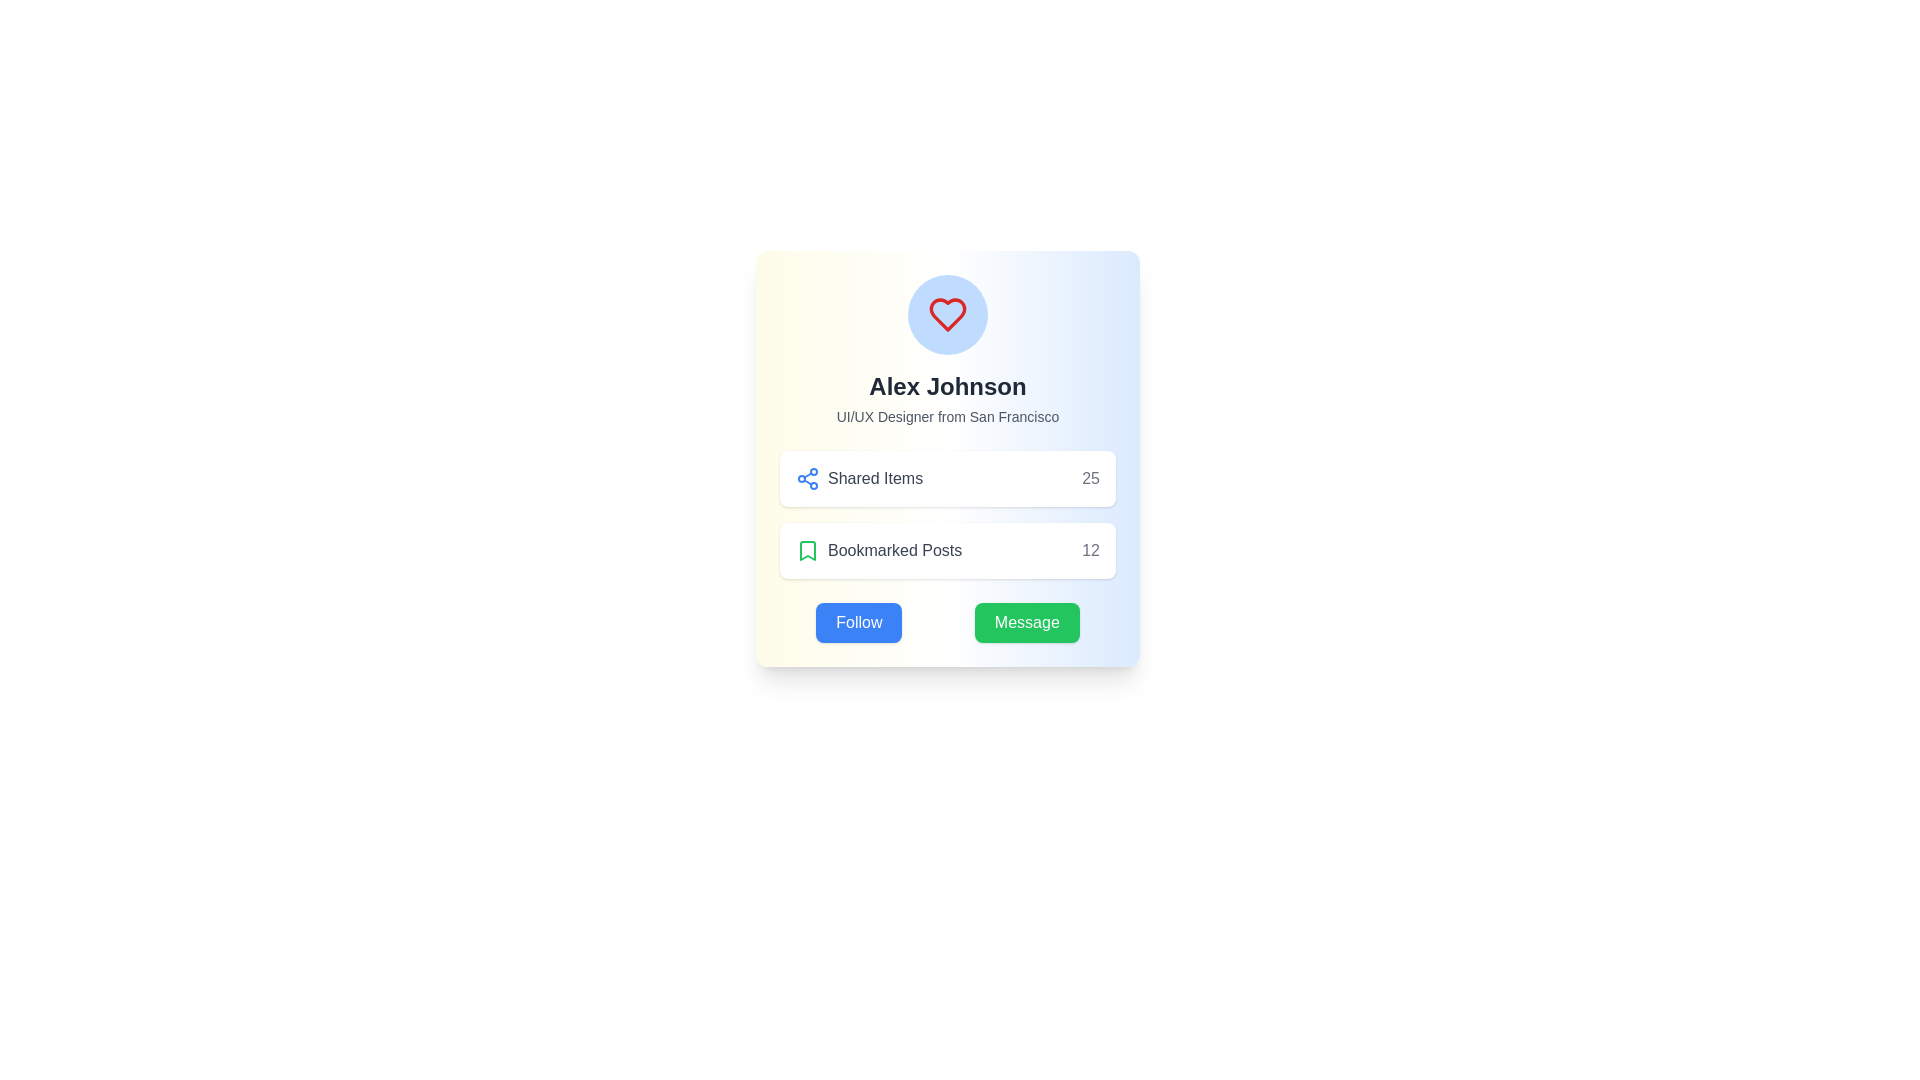  What do you see at coordinates (1090, 478) in the screenshot?
I see `the static text display indicating the count of 'Shared Items' located in the upper card of the interface, positioned to the rightmost side after the label 'Shared Items'` at bounding box center [1090, 478].